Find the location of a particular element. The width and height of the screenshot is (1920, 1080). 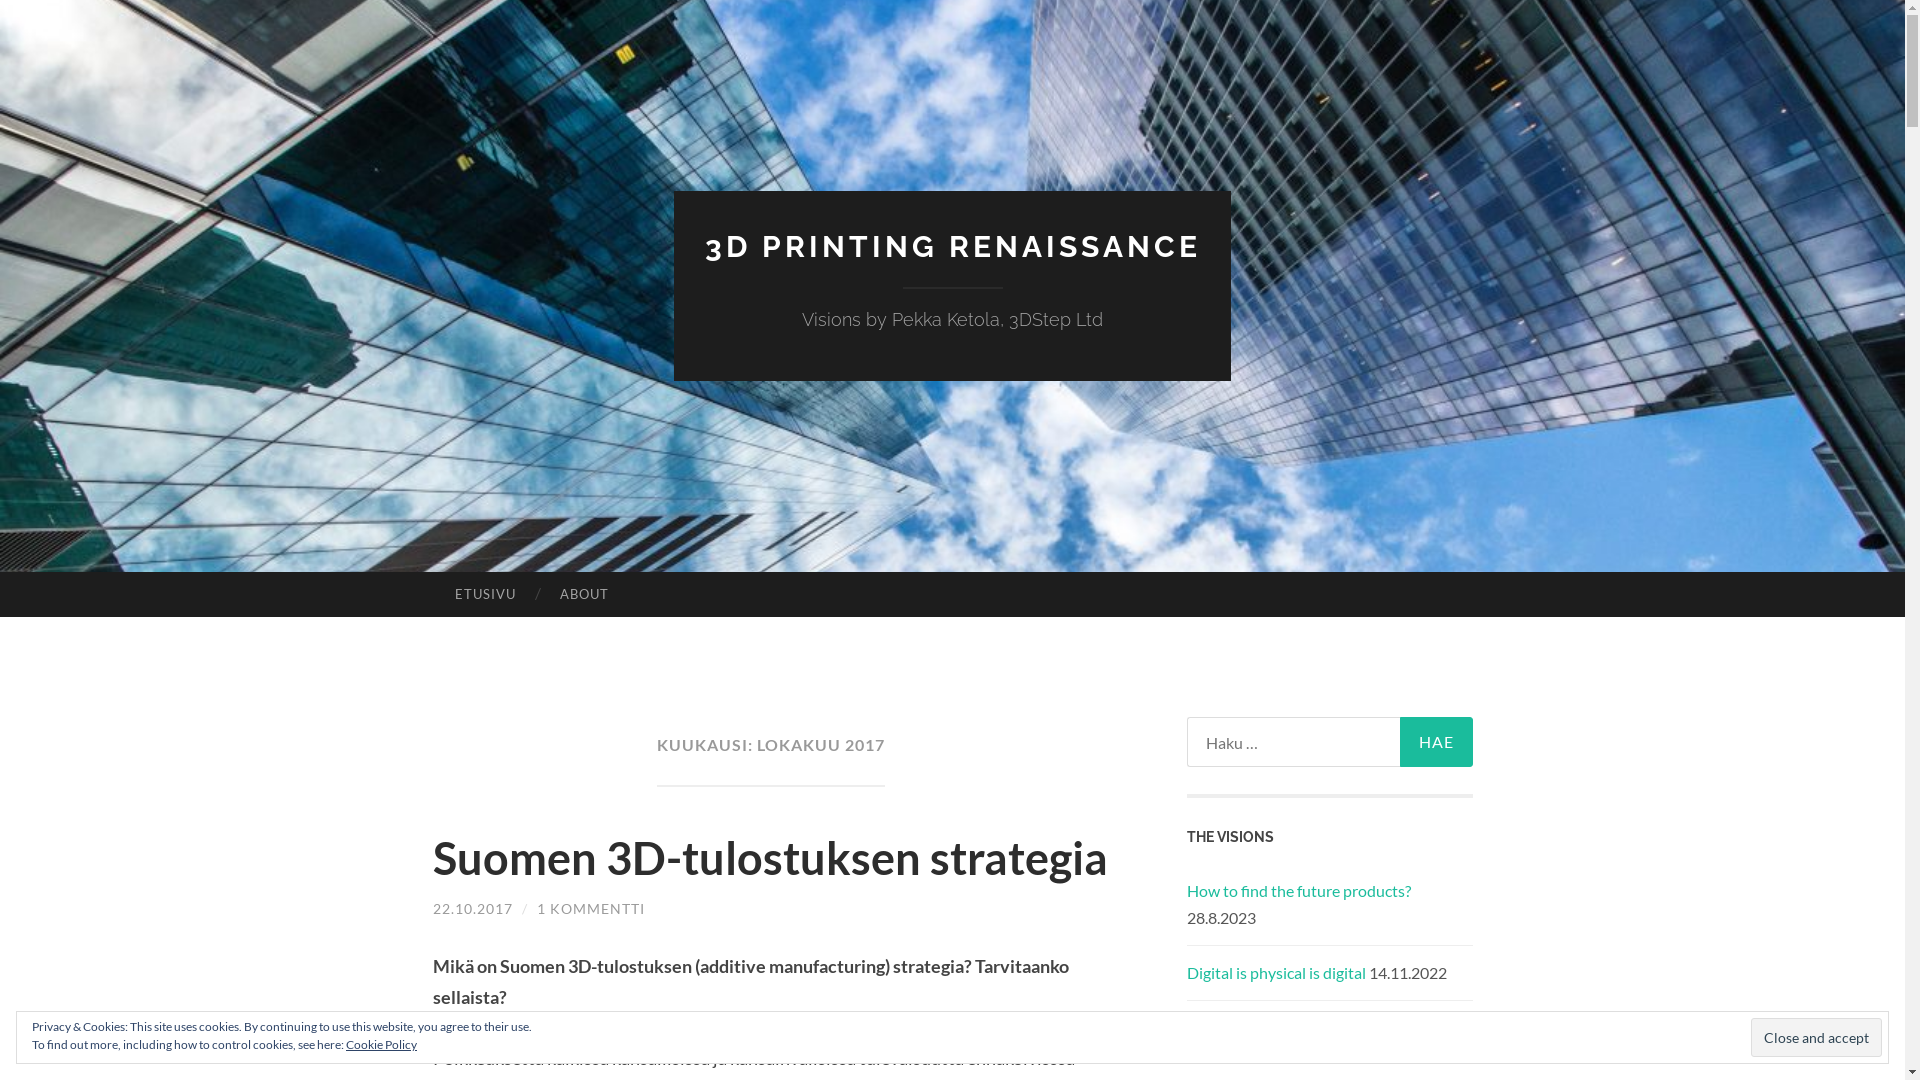

'3D PRINTING RENAISSANCE' is located at coordinates (950, 245).